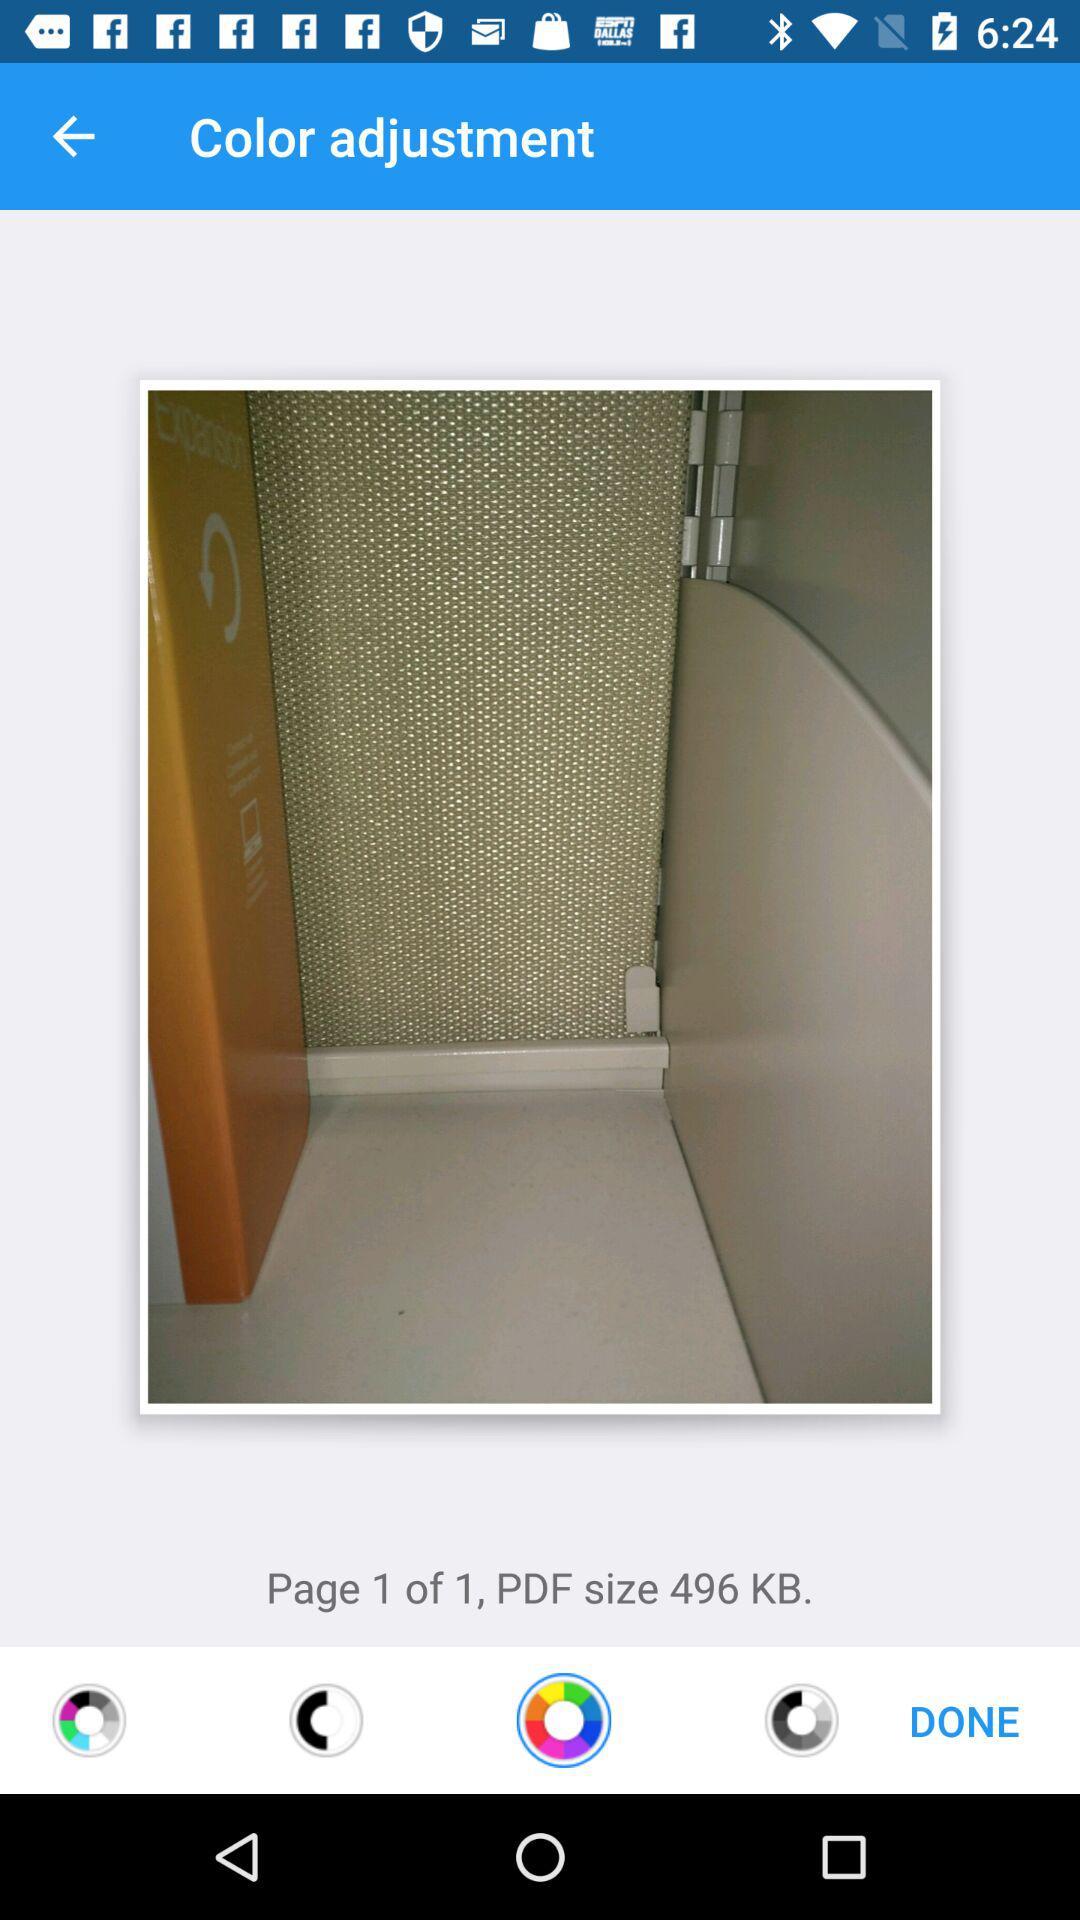 Image resolution: width=1080 pixels, height=1920 pixels. Describe the element at coordinates (325, 1719) in the screenshot. I see `icon below the page 1 of icon` at that location.